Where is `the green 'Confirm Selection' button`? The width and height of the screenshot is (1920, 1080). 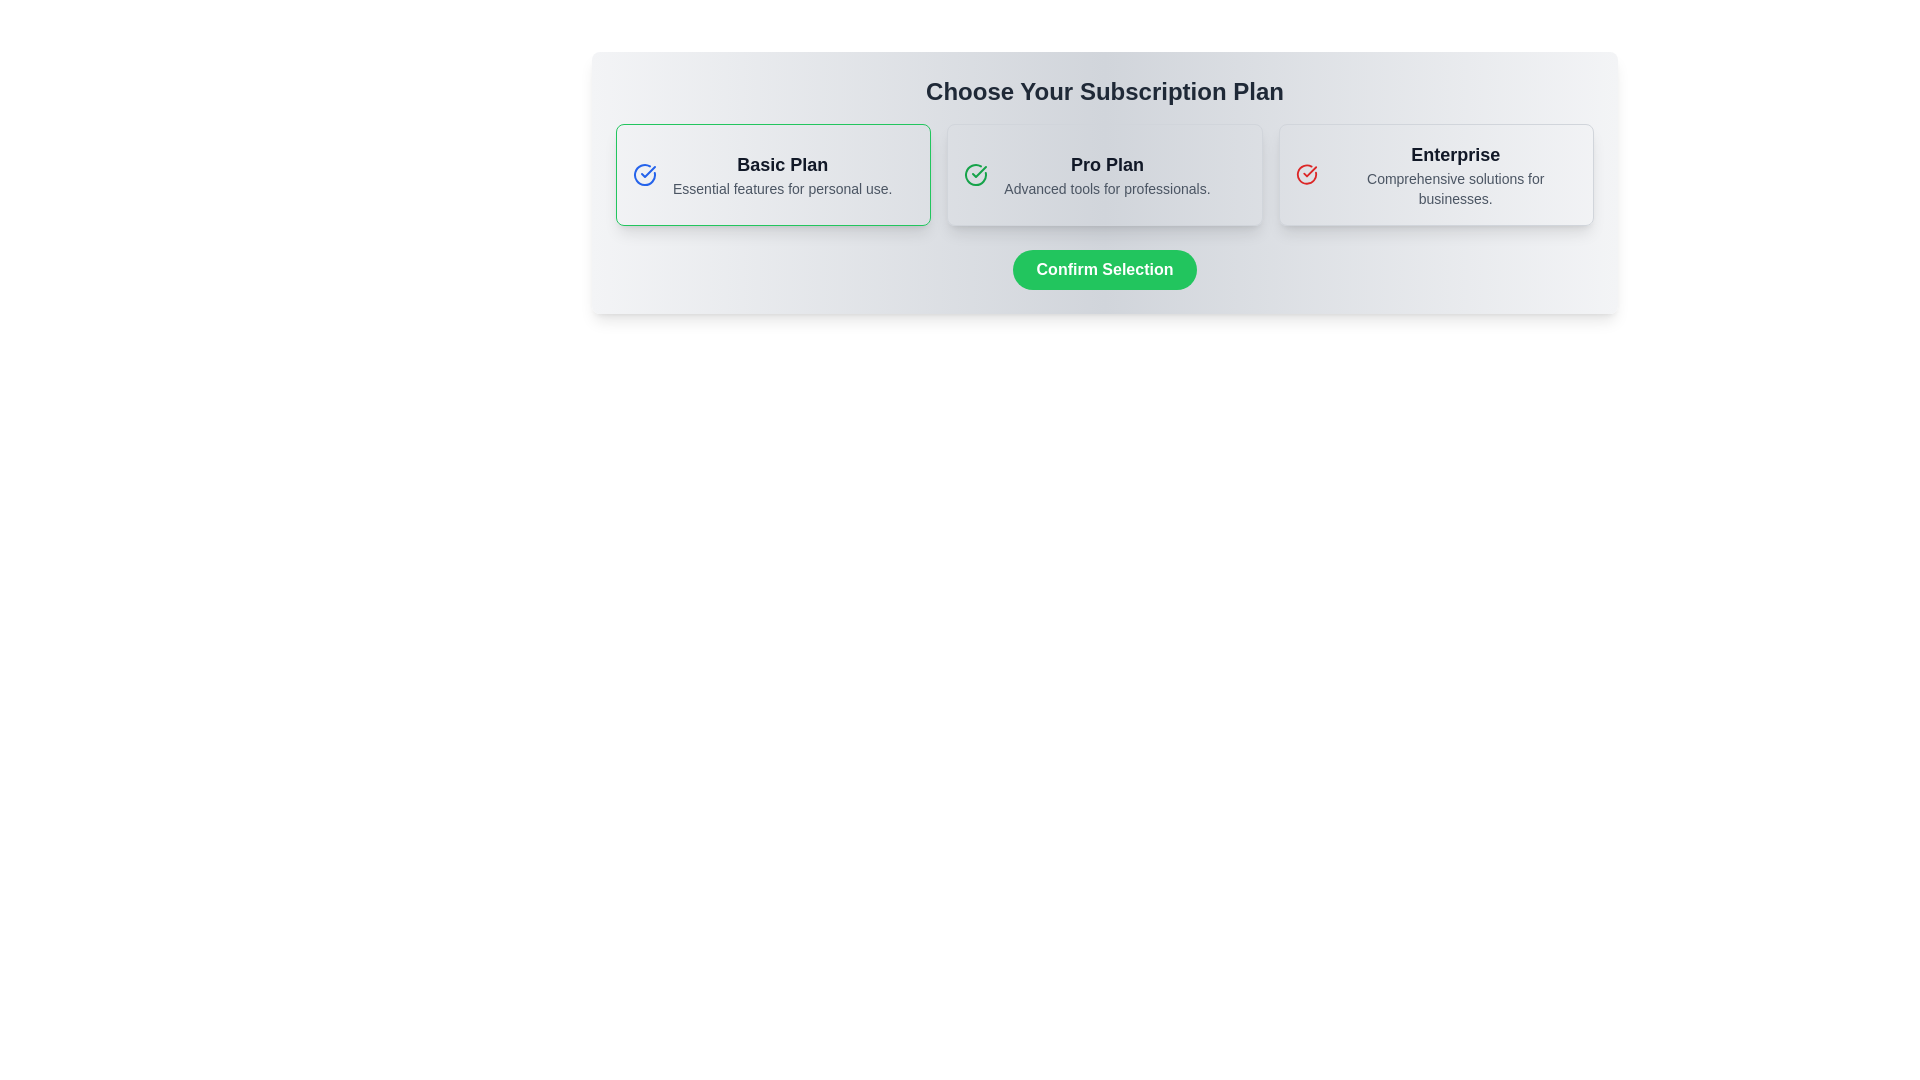 the green 'Confirm Selection' button is located at coordinates (1103, 270).